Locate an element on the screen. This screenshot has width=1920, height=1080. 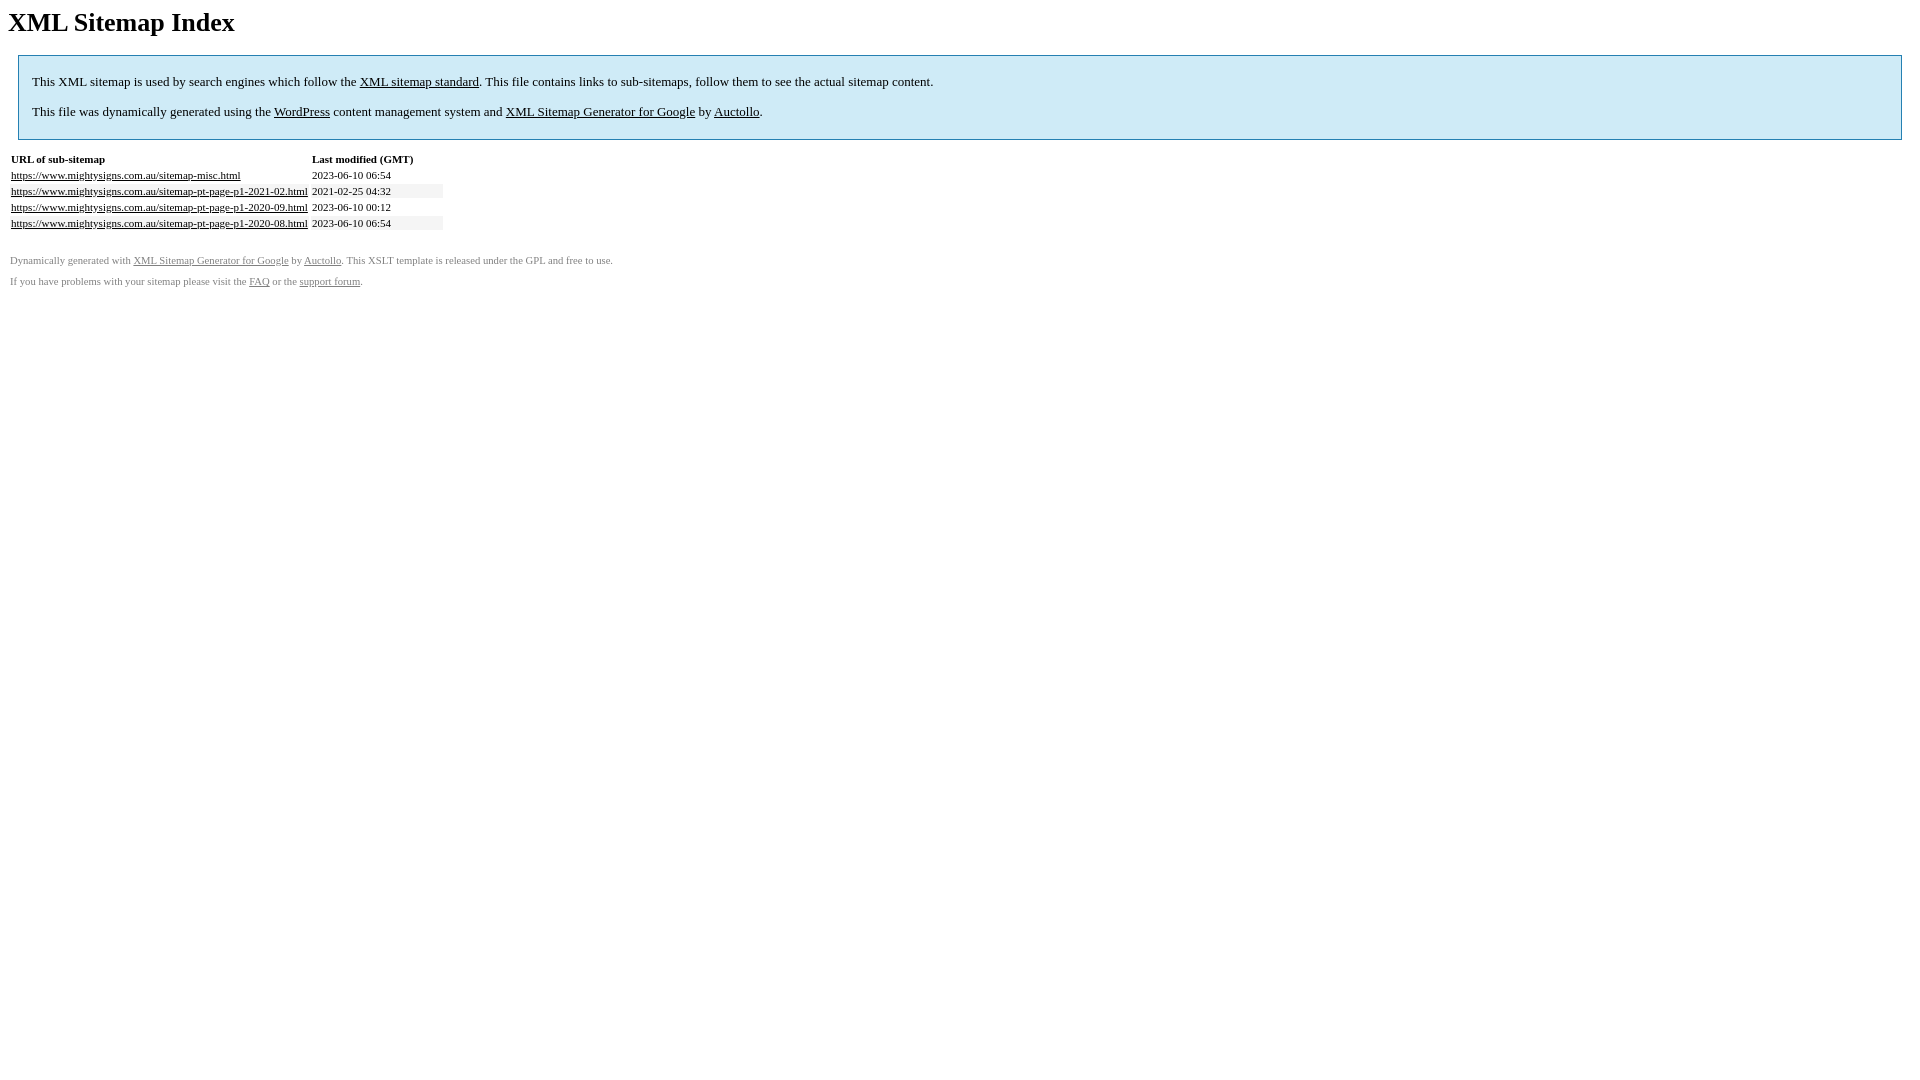
'XML sitemap standard' is located at coordinates (418, 80).